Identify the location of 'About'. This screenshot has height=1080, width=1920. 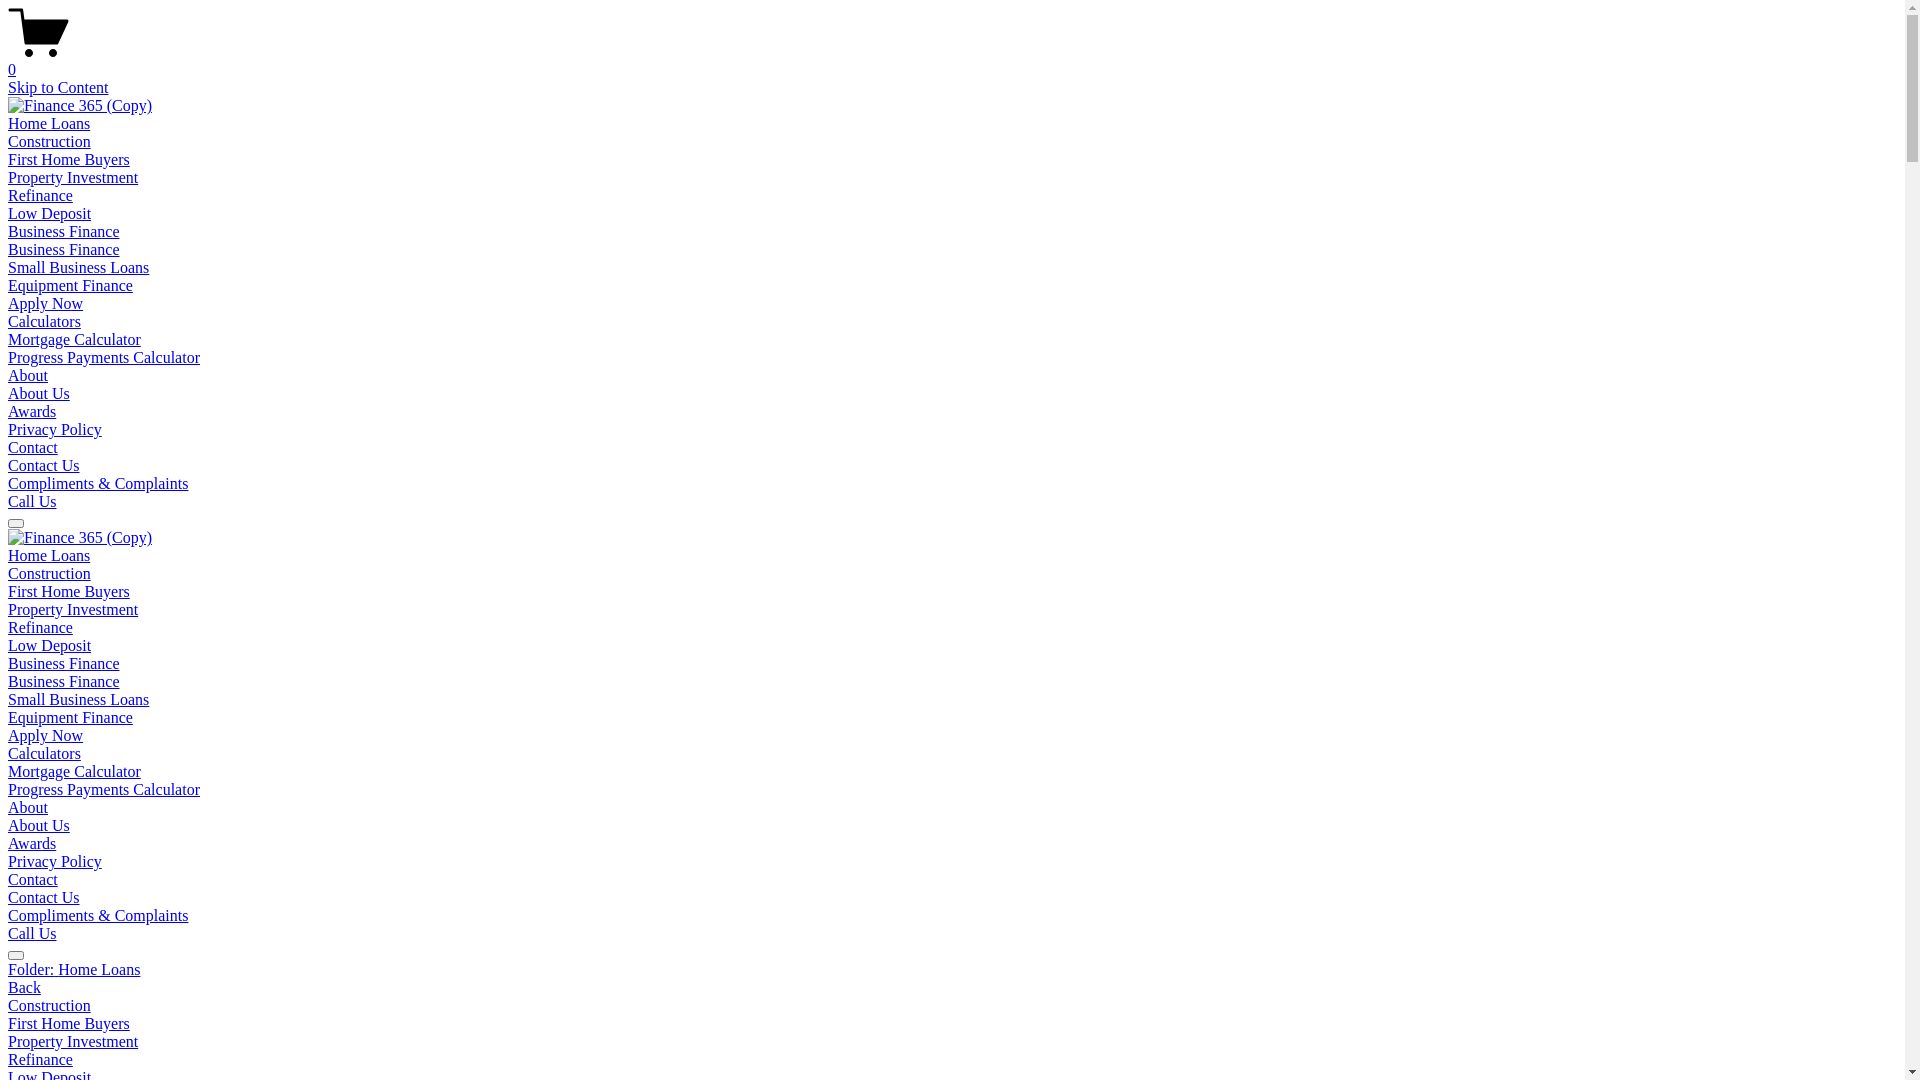
(8, 375).